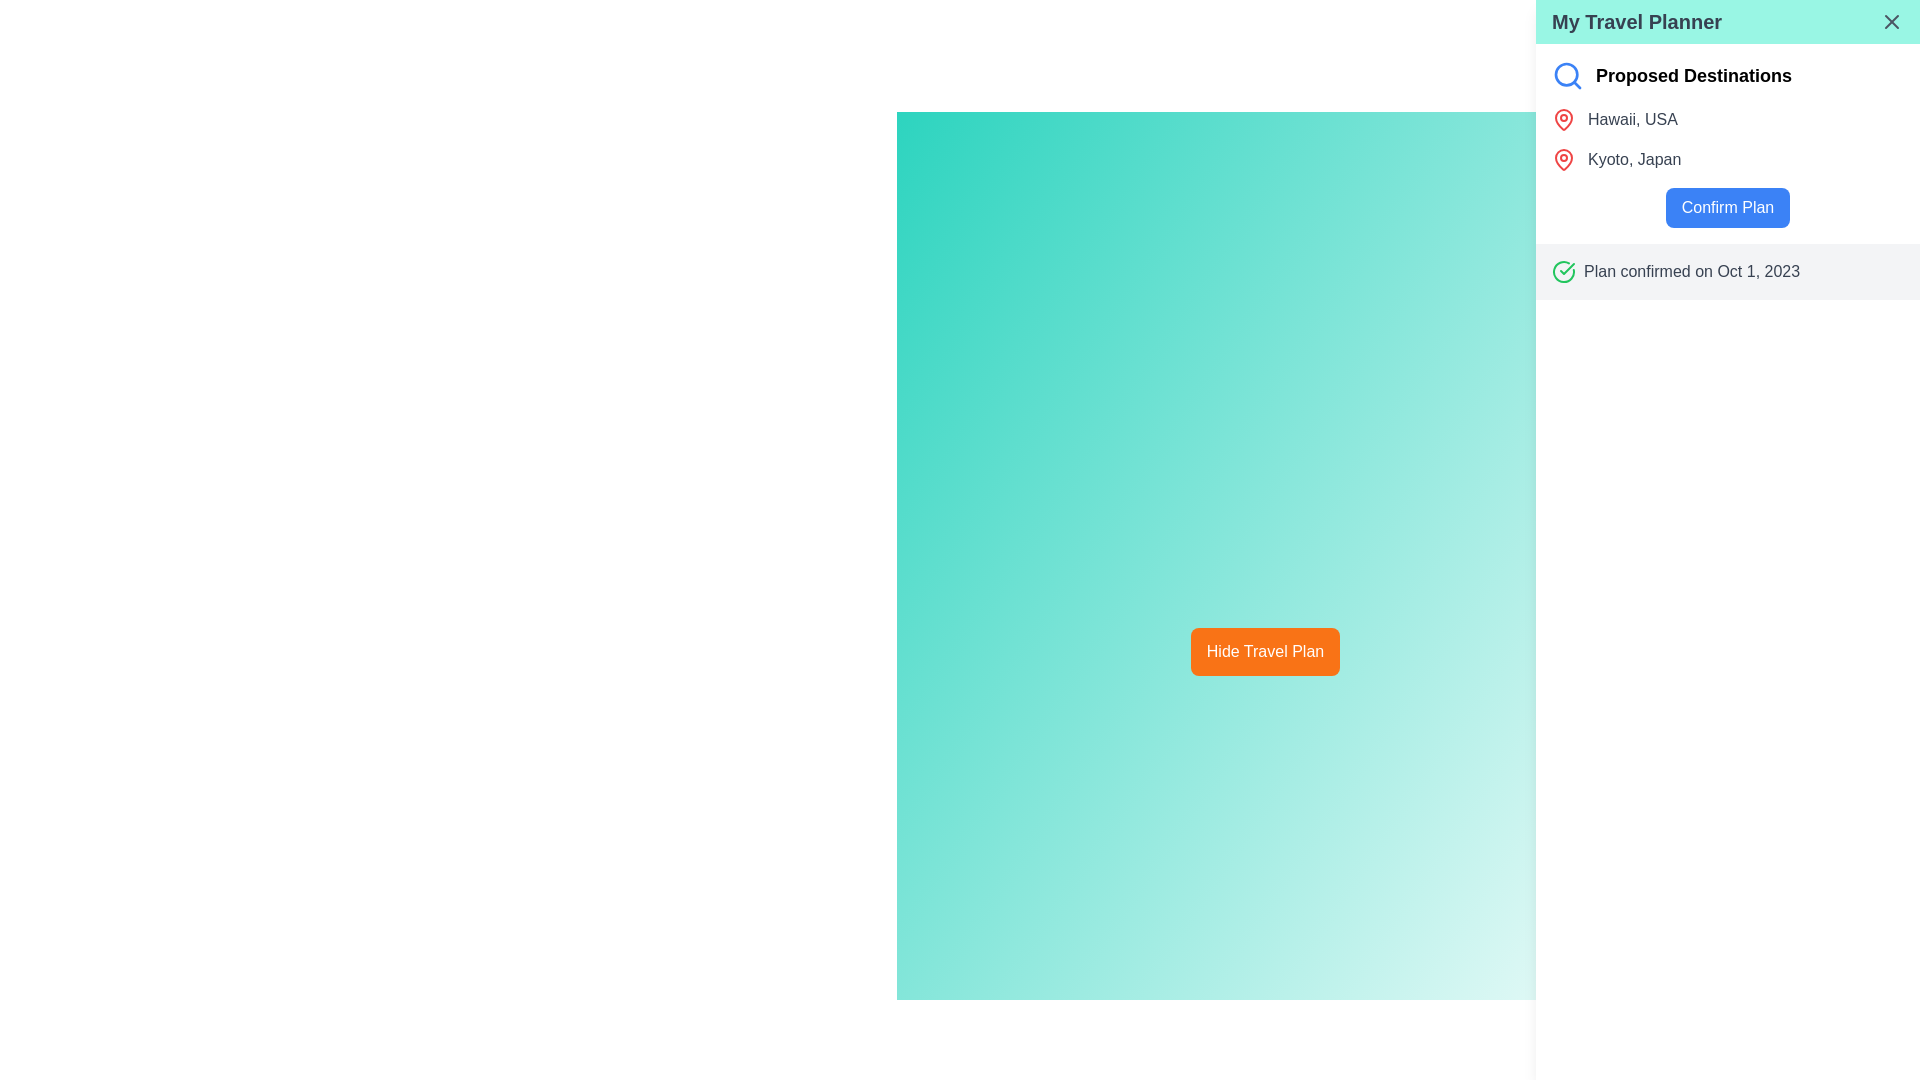  What do you see at coordinates (1727, 158) in the screenshot?
I see `the text label displaying 'Kyoto, Japan' with a red pin icon, which is the second item in the 'Proposed Destinations' list in the 'My Travel Planner' panel` at bounding box center [1727, 158].